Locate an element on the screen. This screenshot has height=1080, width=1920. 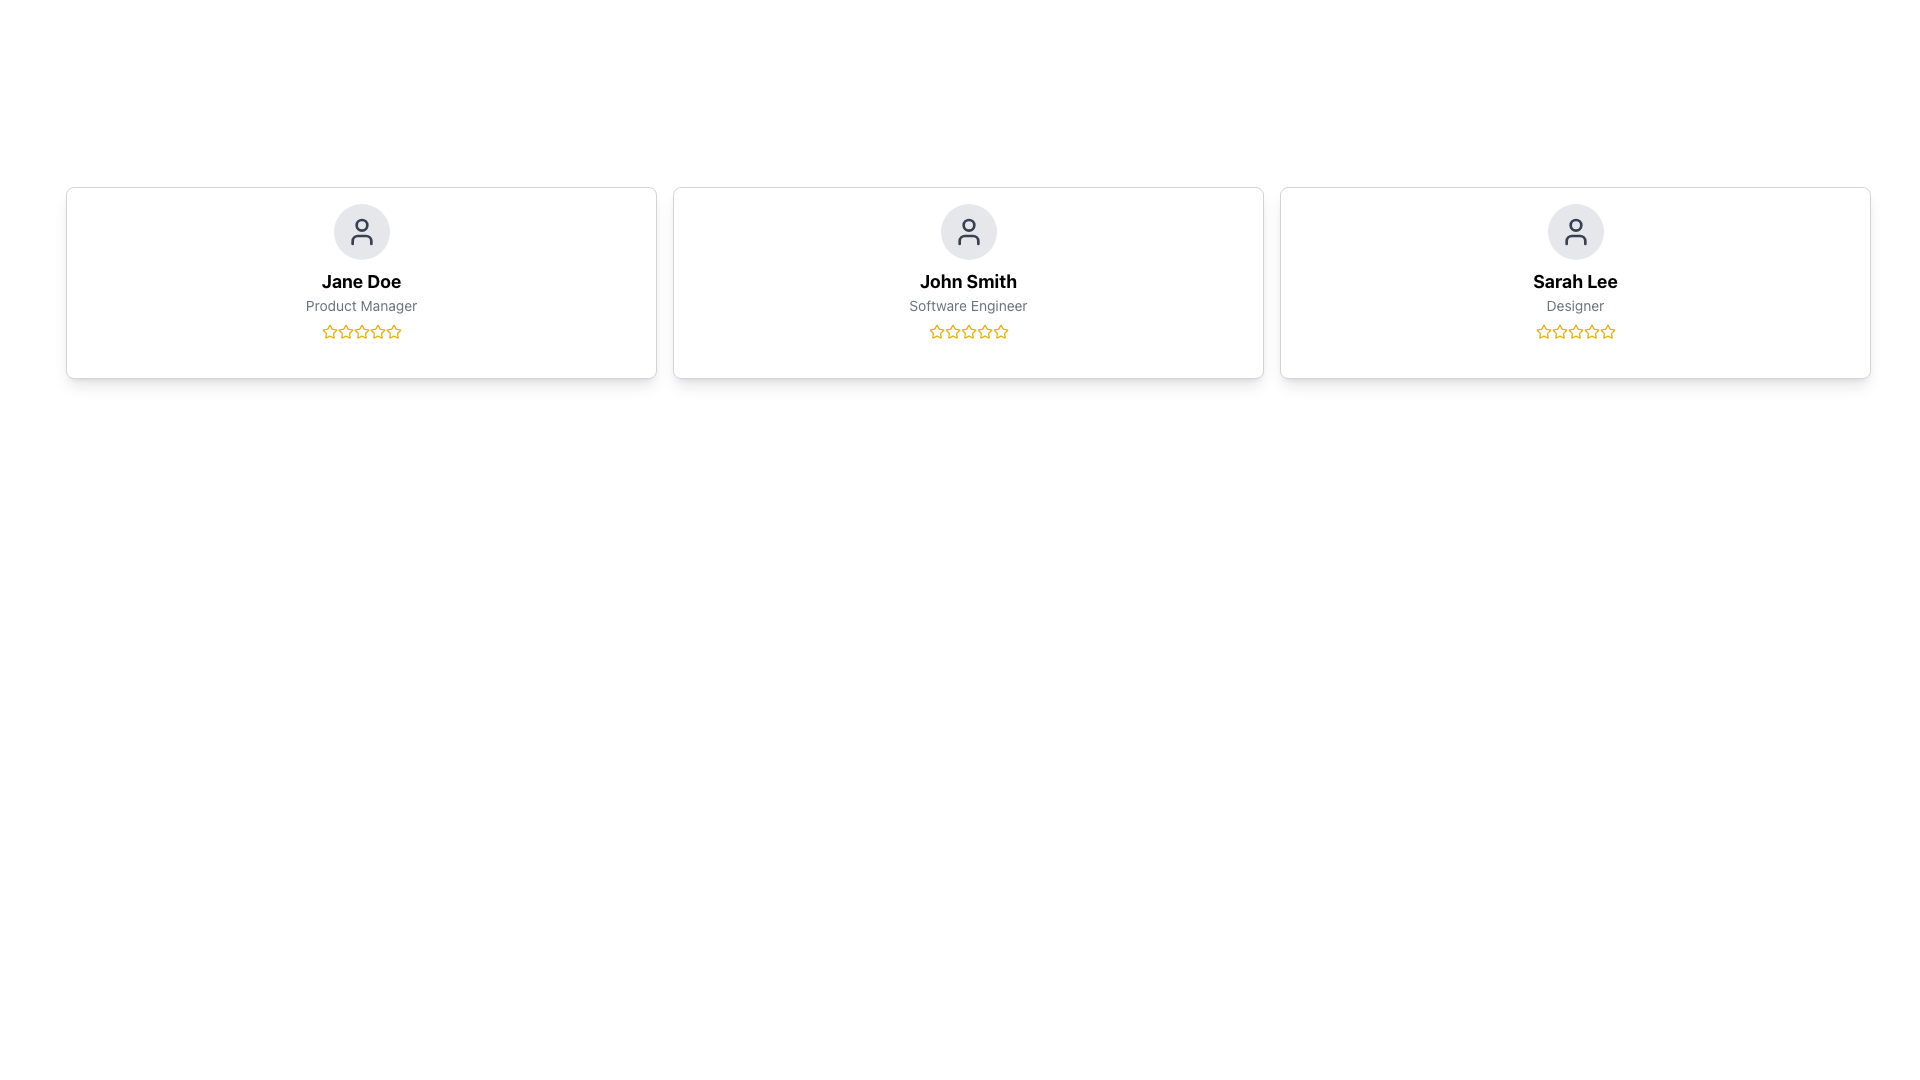
the fifth star icon in the rating section below 'Sarah Lee' to provide a rating is located at coordinates (1607, 330).